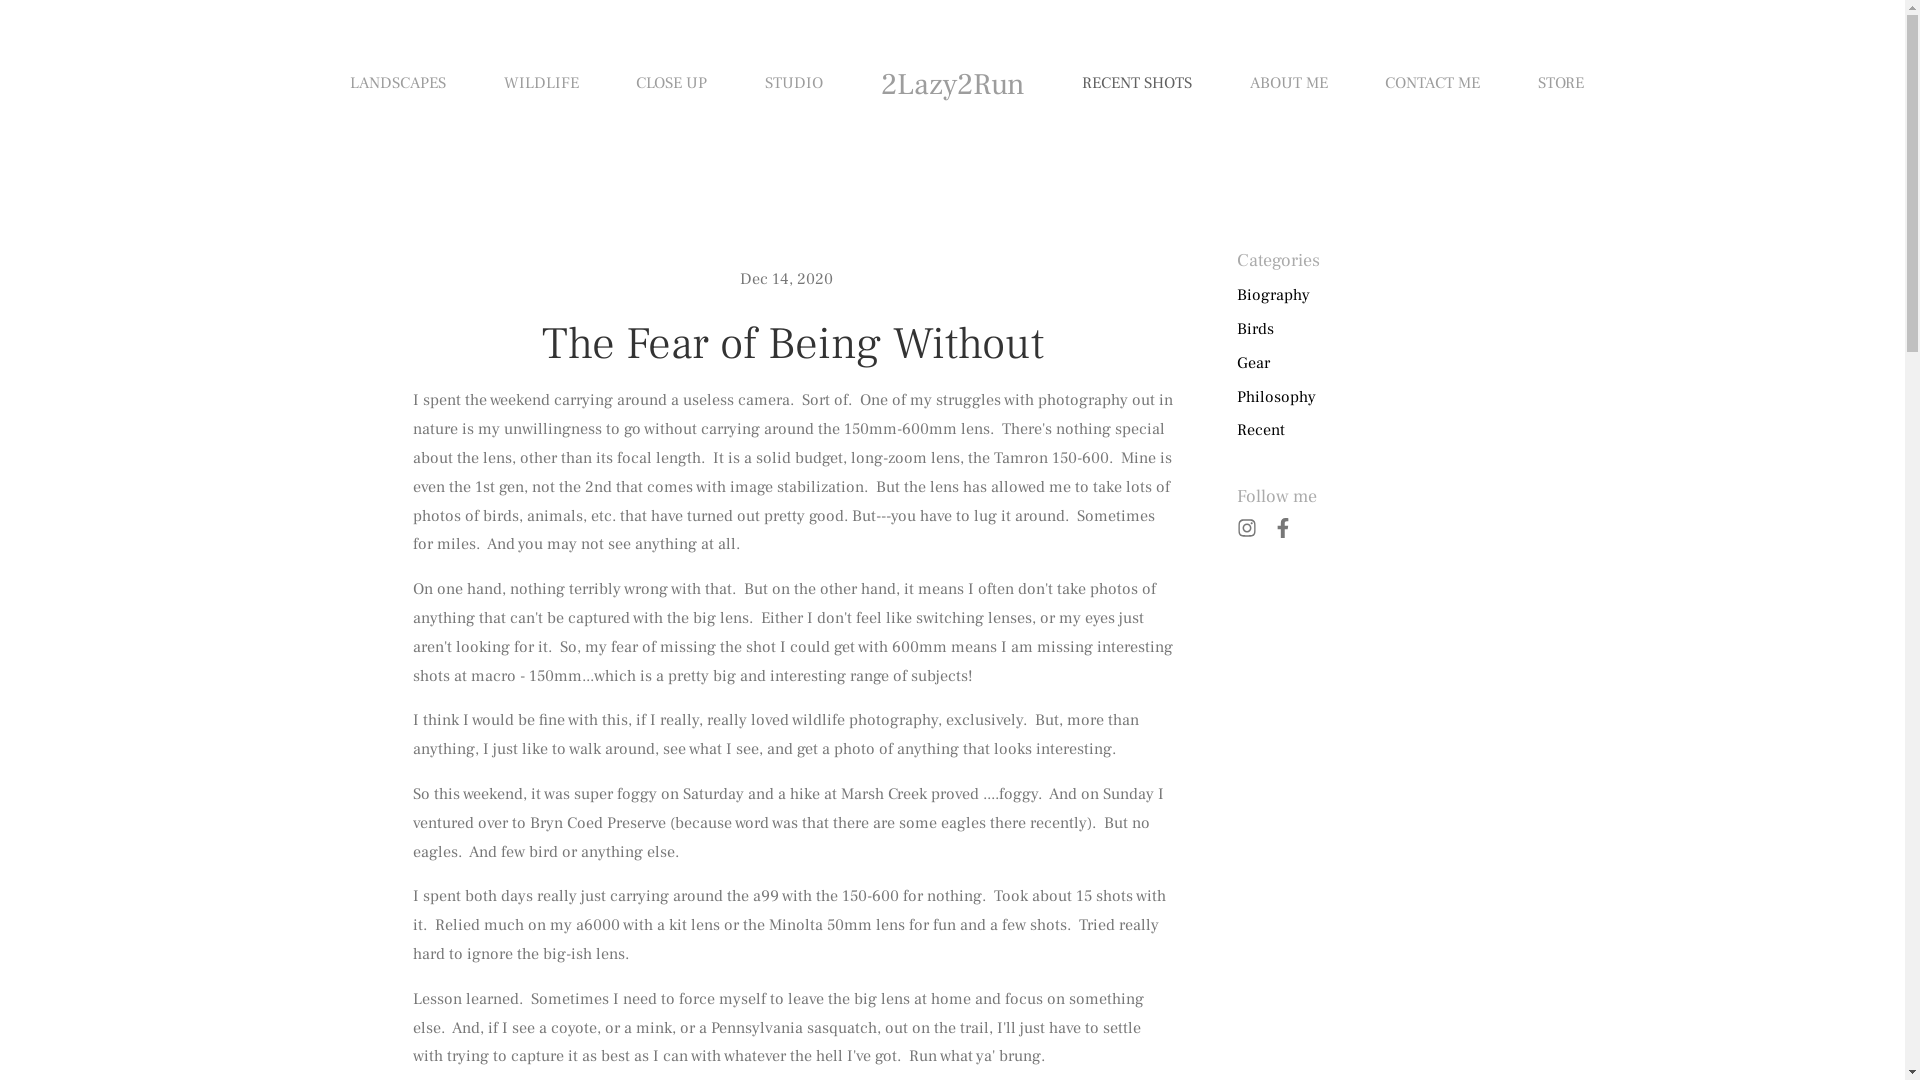  Describe the element at coordinates (1289, 83) in the screenshot. I see `'ABOUT ME'` at that location.